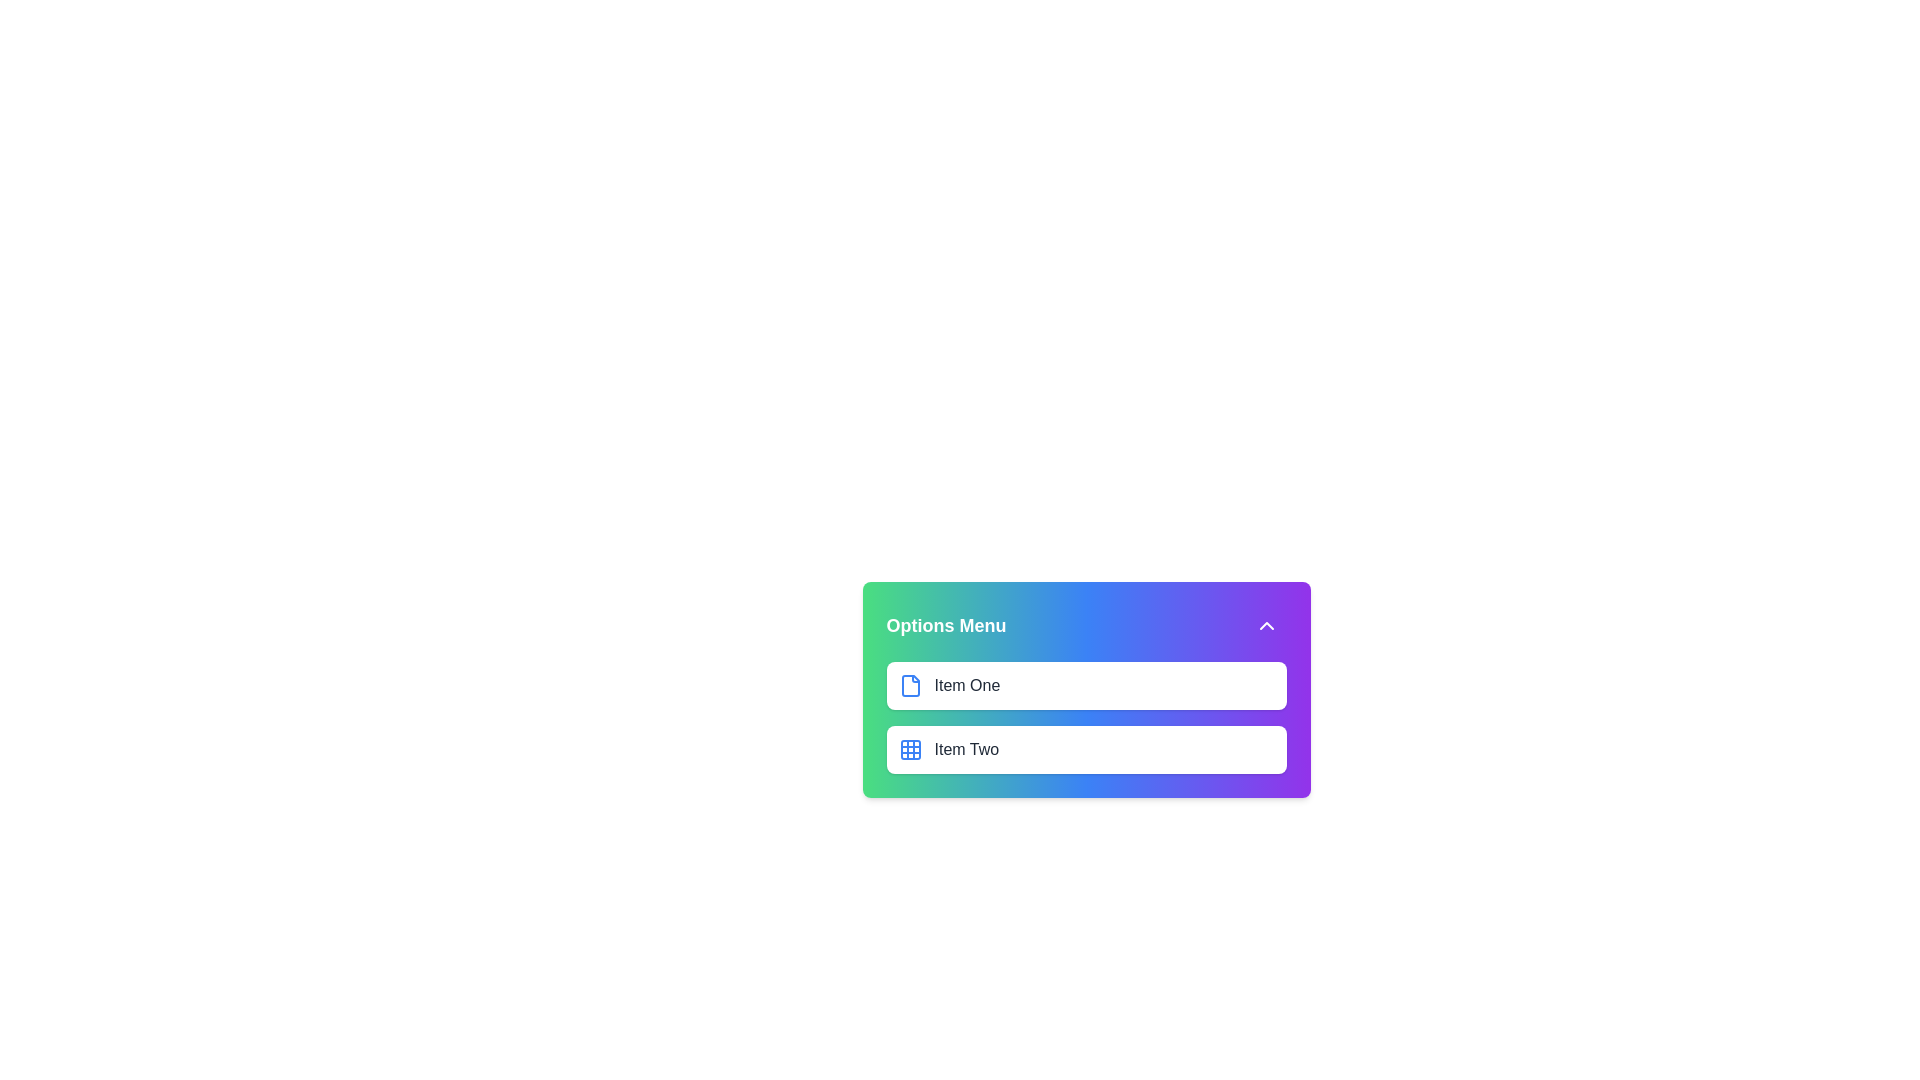 This screenshot has height=1080, width=1920. What do you see at coordinates (909, 685) in the screenshot?
I see `the document icon positioned to the left of 'Item One' in the Options Menu` at bounding box center [909, 685].